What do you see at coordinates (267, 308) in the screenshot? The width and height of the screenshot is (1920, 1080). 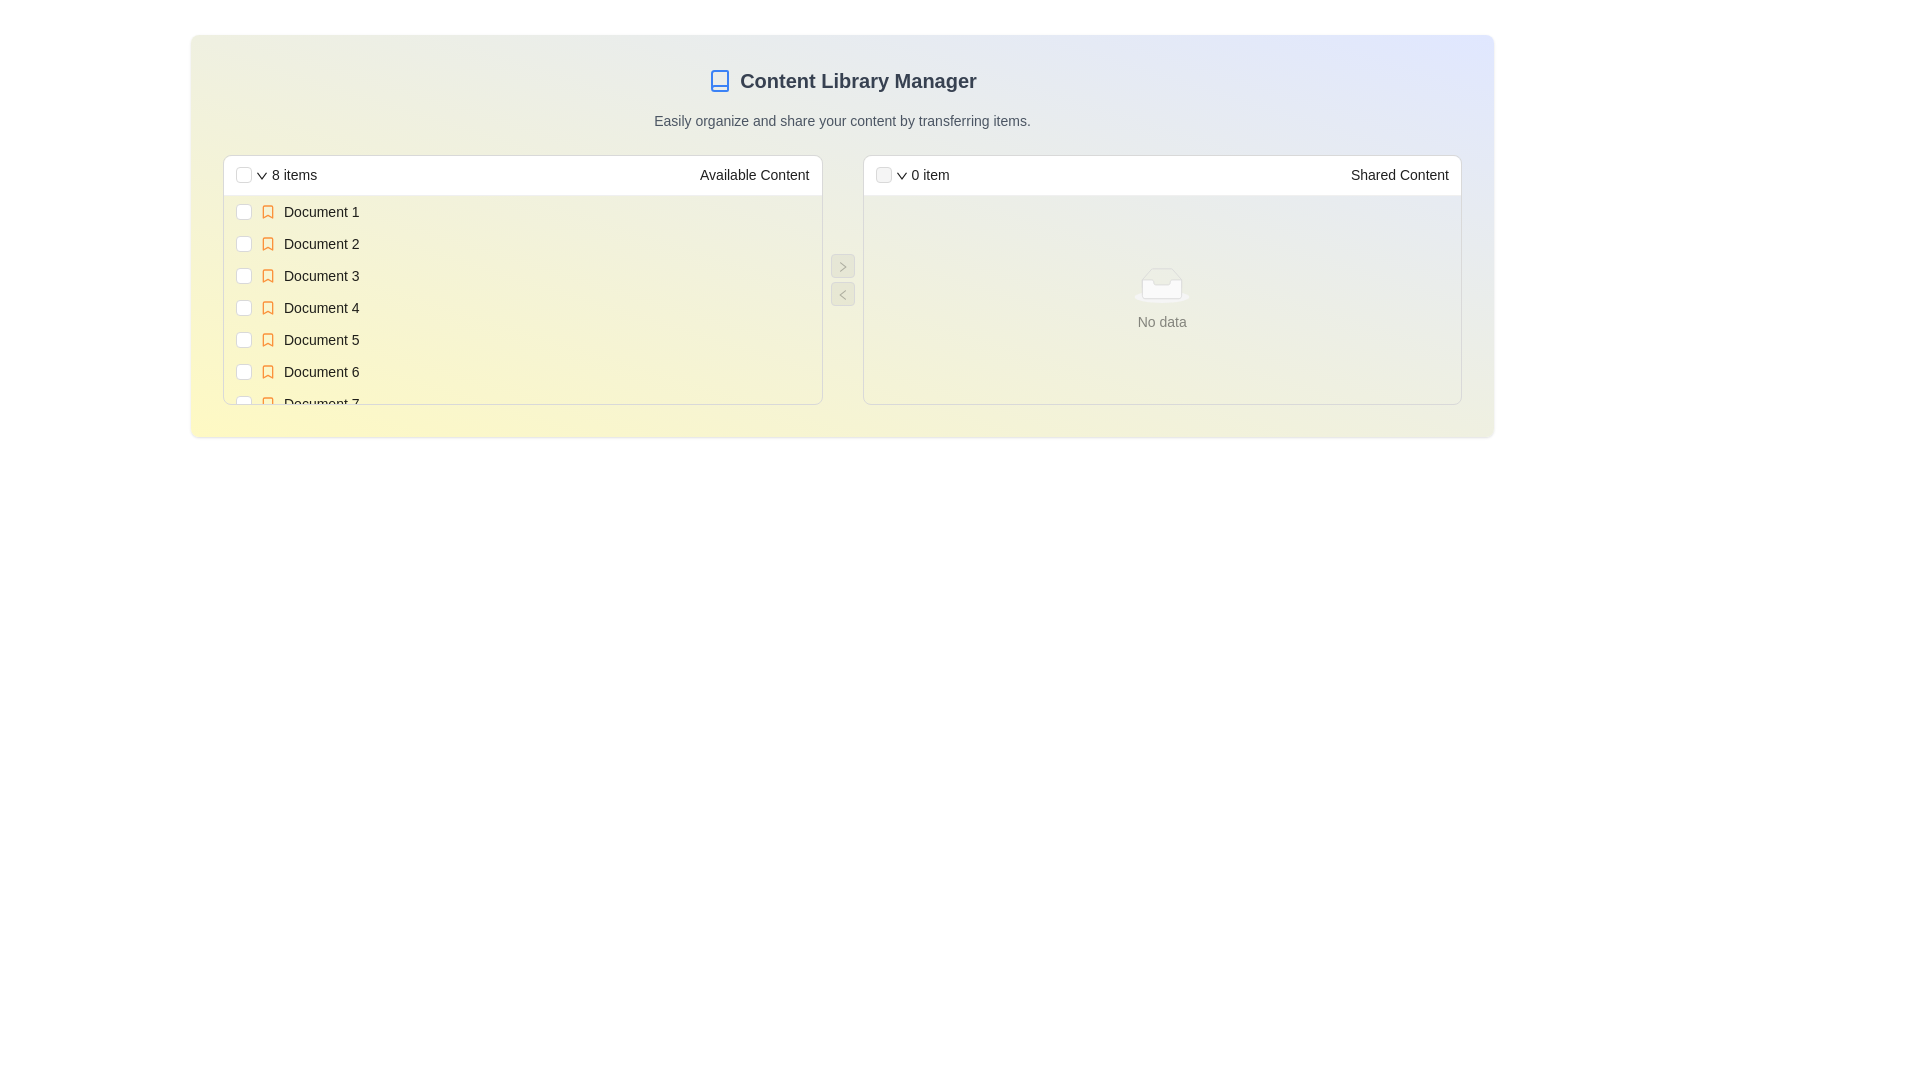 I see `the bookmark icon indicating that 'Document 4' is marked as important, which is the fourth icon in the 'Available Content' list` at bounding box center [267, 308].